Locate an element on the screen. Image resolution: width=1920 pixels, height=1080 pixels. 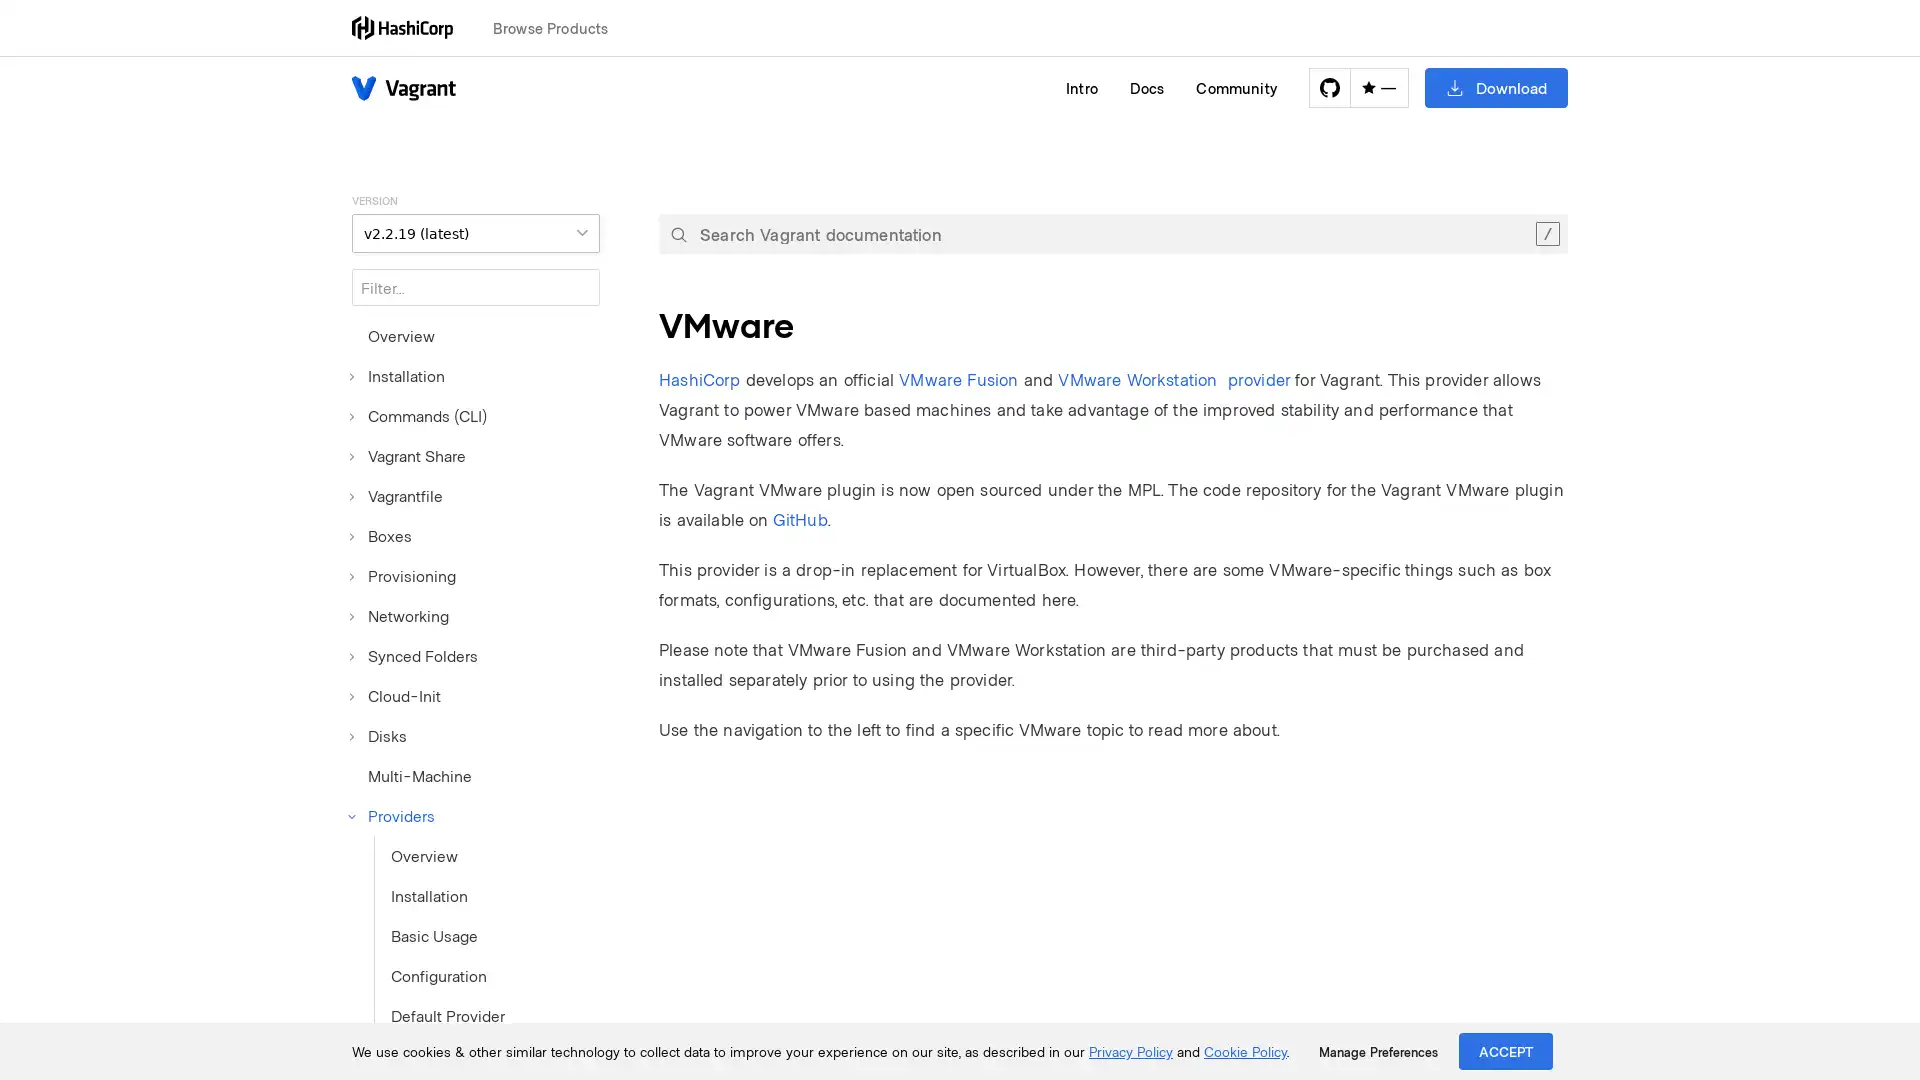
Cloud-Init is located at coordinates (396, 694).